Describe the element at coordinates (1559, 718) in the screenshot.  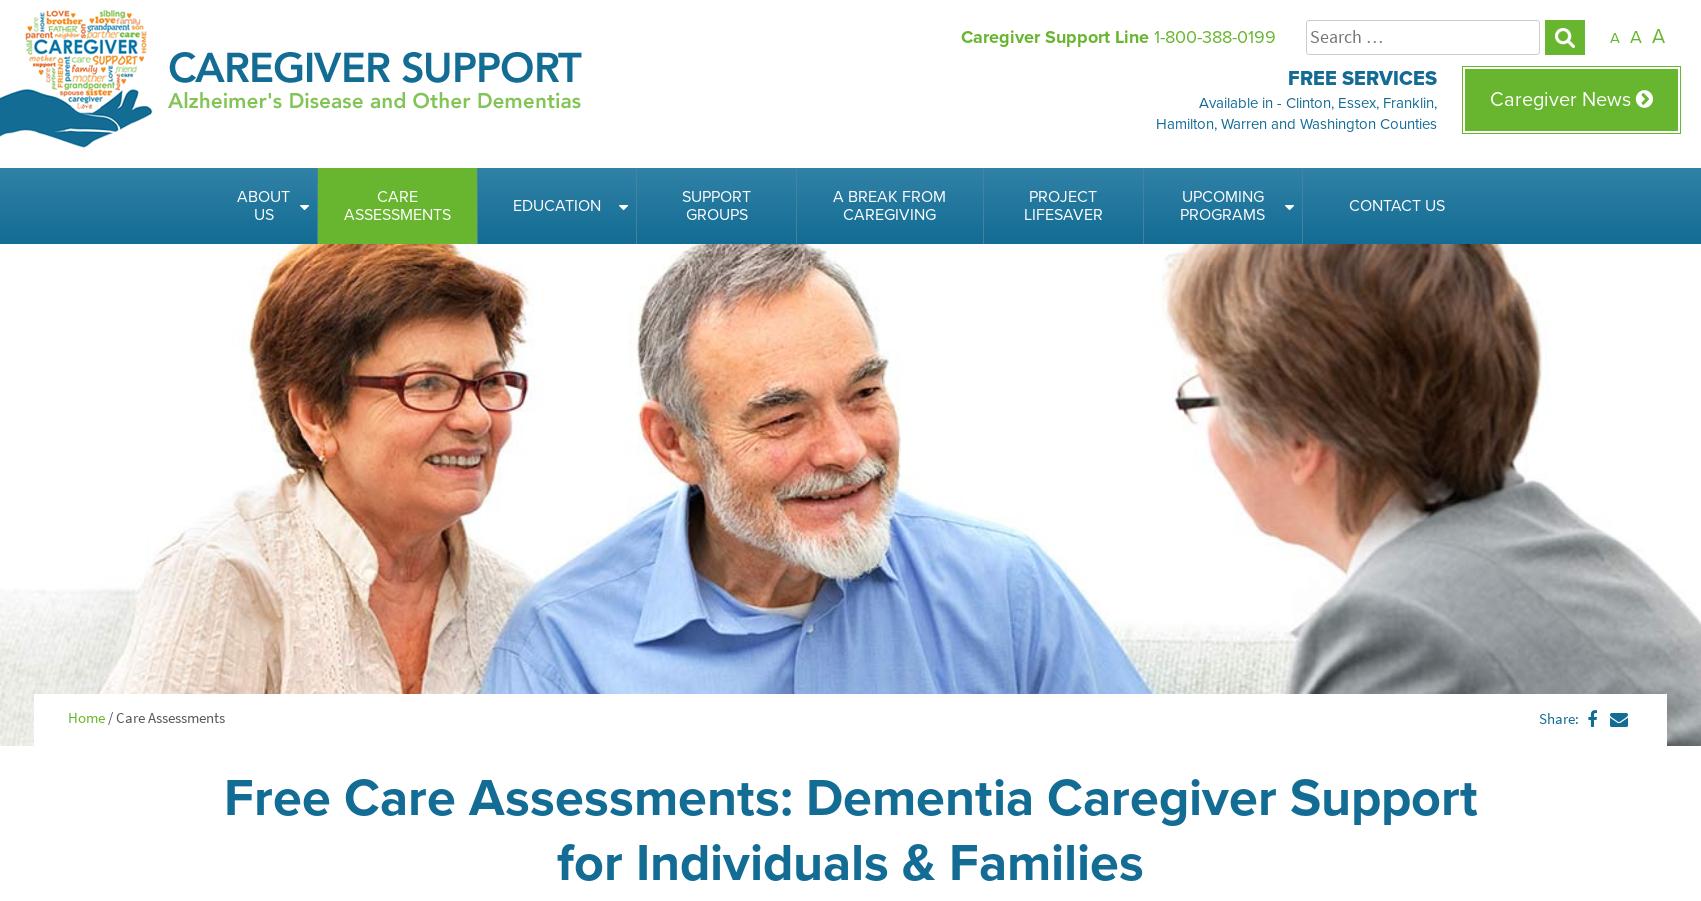
I see `'Share:'` at that location.